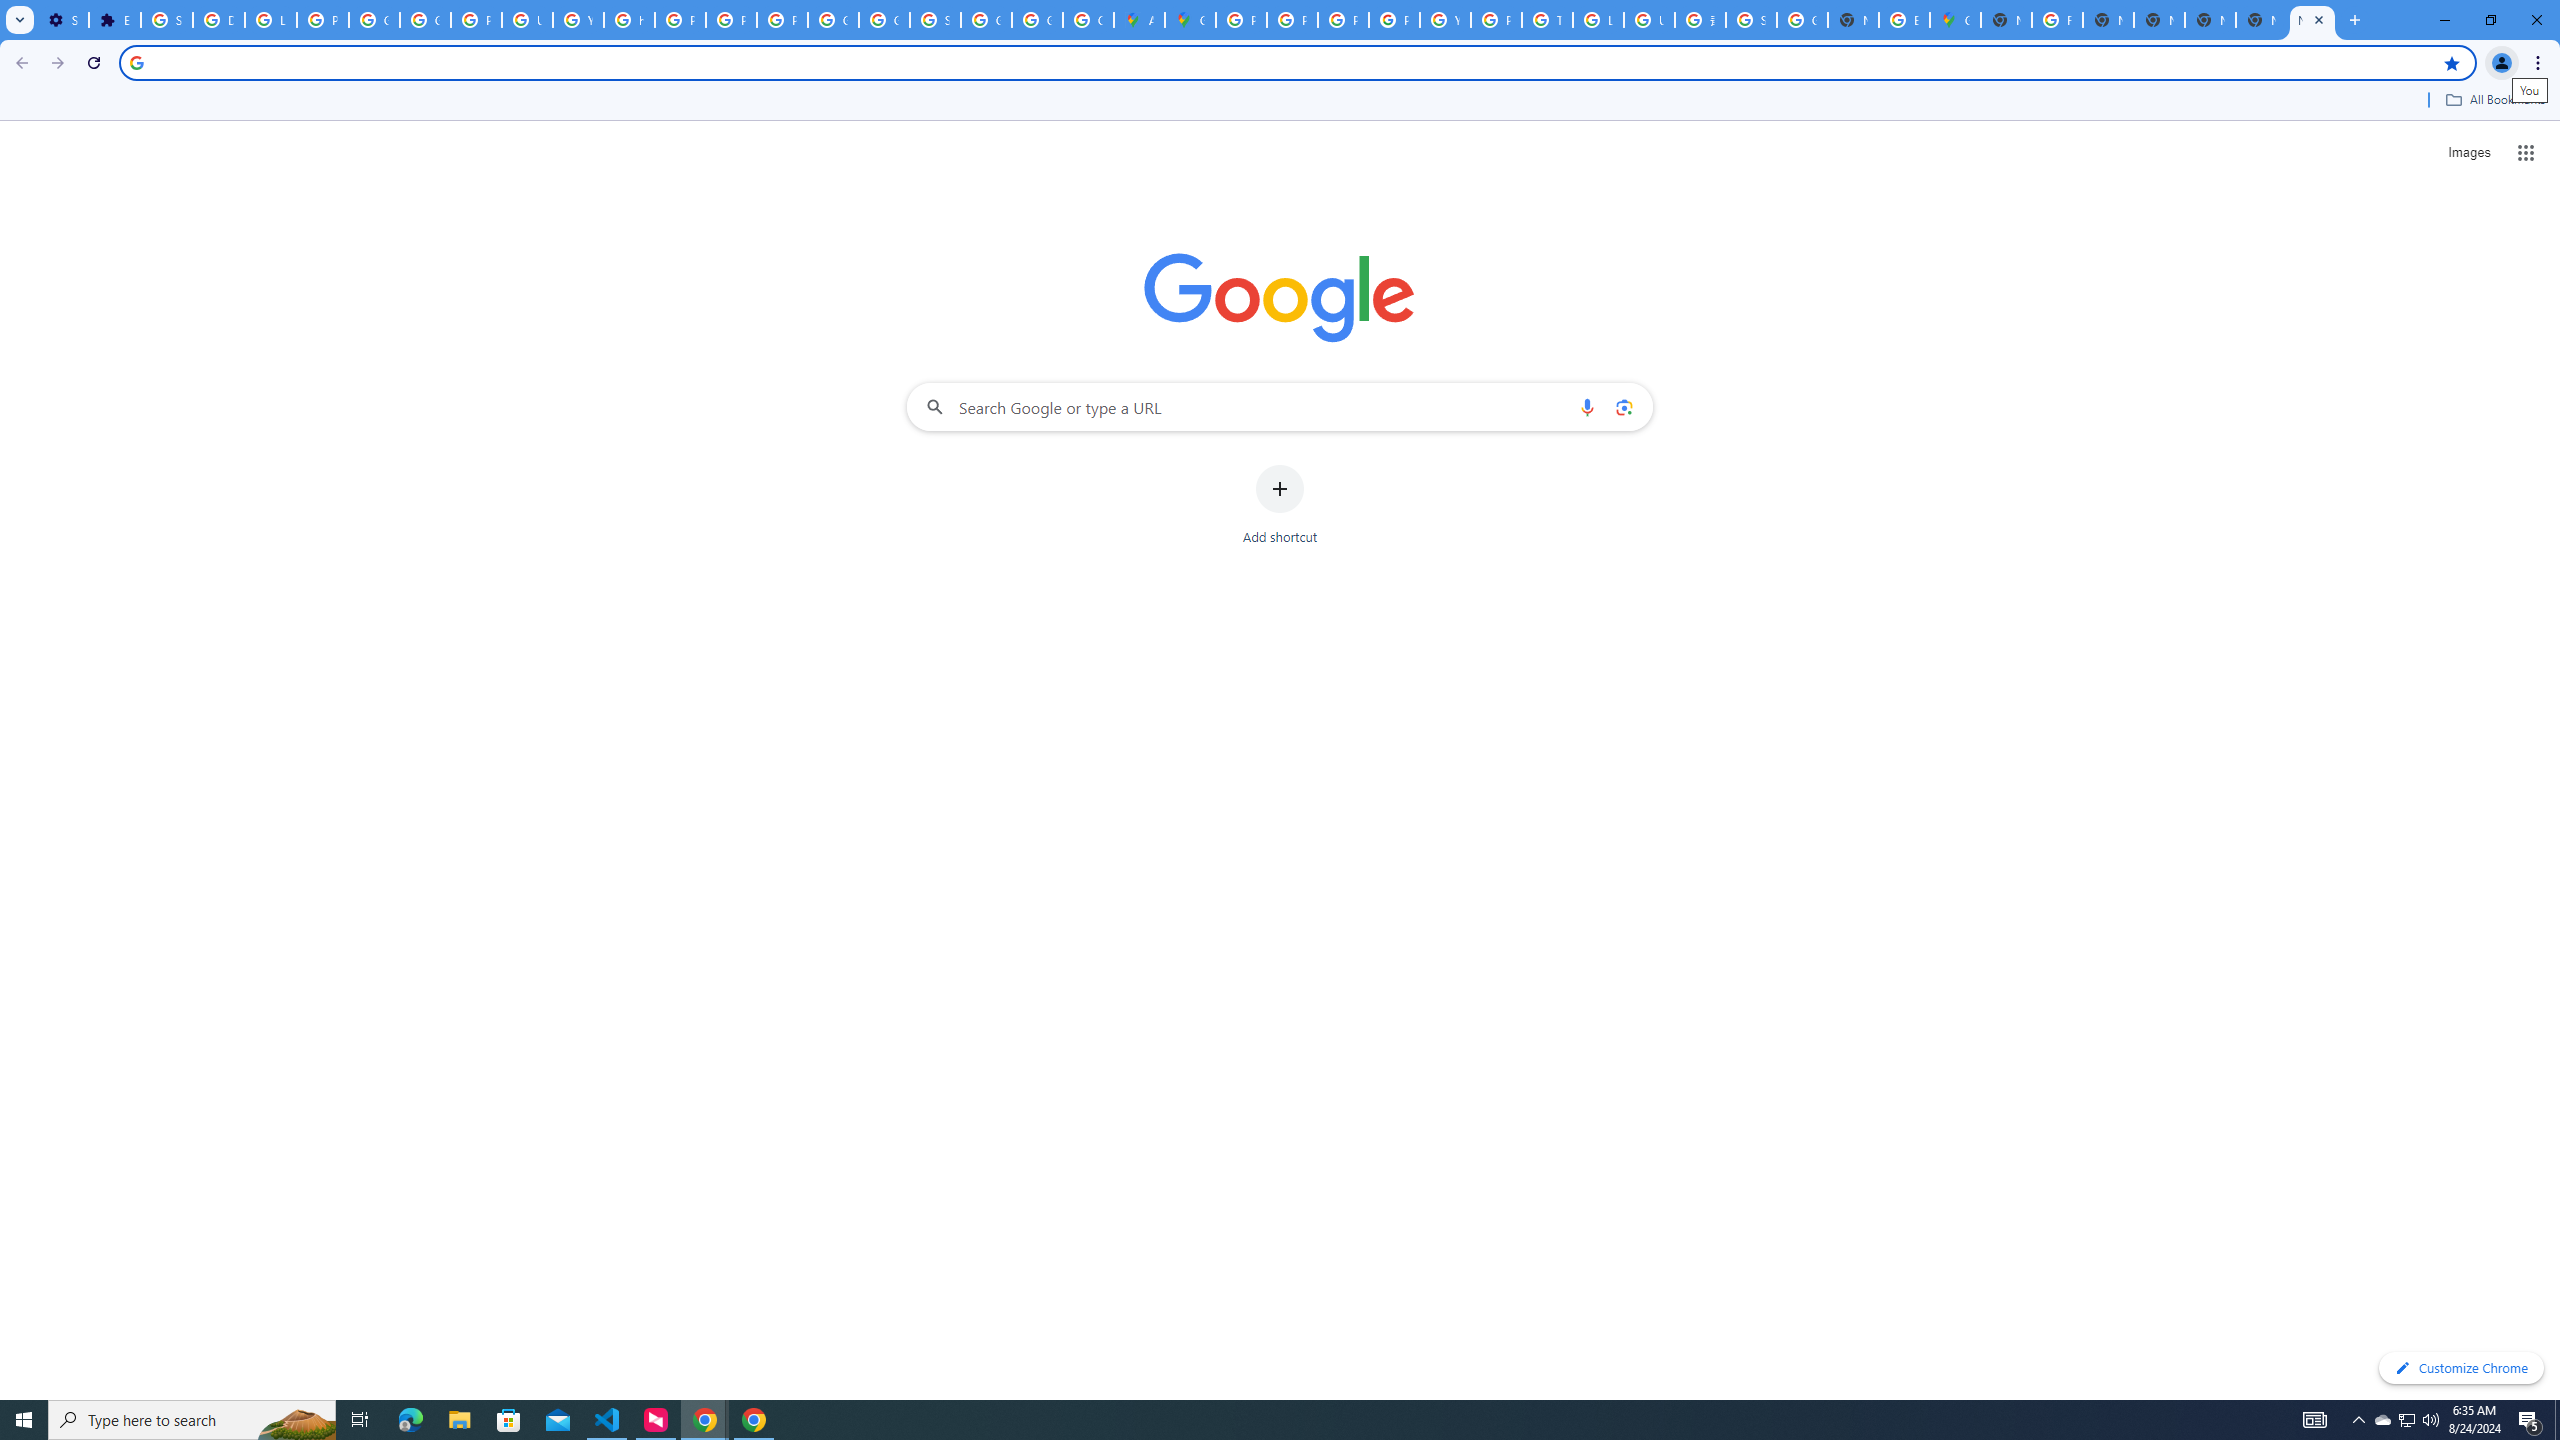  Describe the element at coordinates (1546, 19) in the screenshot. I see `'Tips & tricks for Chrome - Google Chrome Help'` at that location.